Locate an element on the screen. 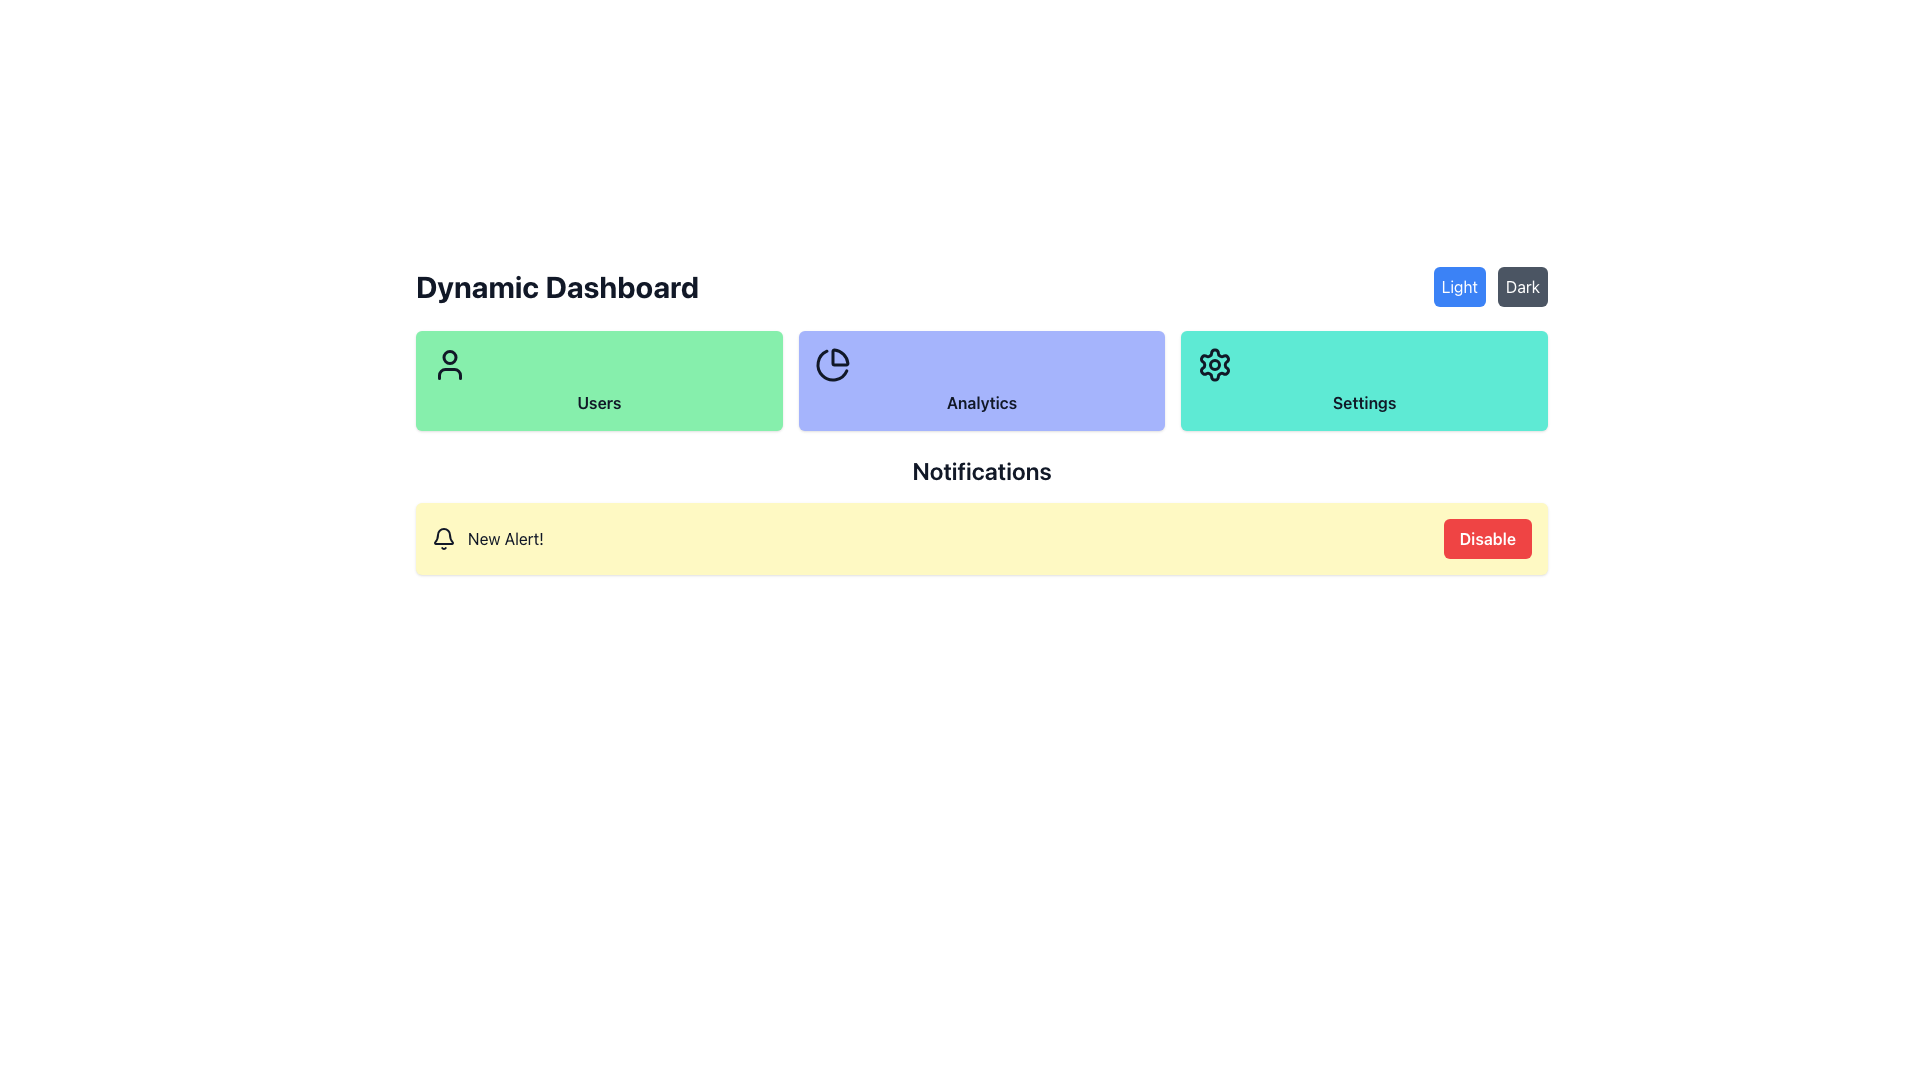 The width and height of the screenshot is (1920, 1080). text label 'Users' located at the center-bottom of the green rectangular section, which serves as a navigation label for the interactive area is located at coordinates (598, 402).